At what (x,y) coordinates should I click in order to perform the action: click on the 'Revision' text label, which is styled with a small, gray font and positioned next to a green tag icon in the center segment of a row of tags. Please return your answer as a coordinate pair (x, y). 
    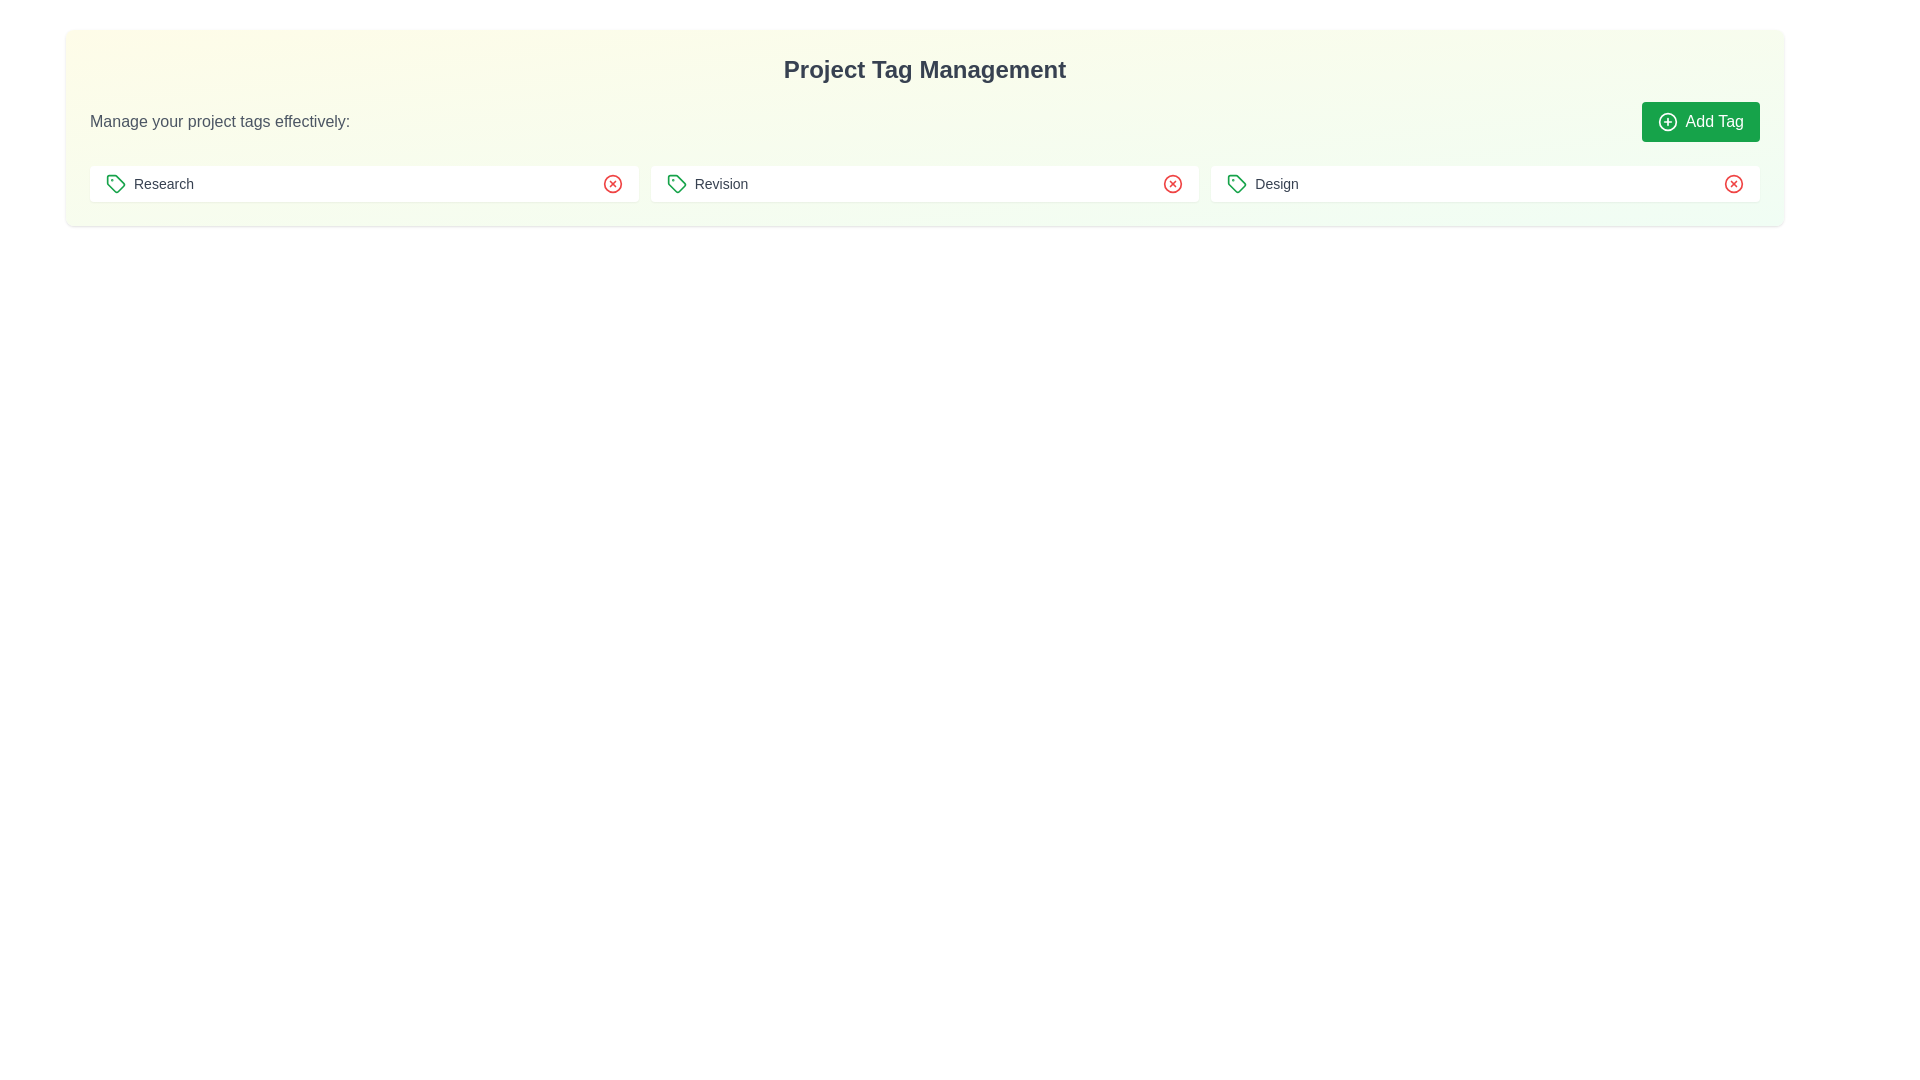
    Looking at the image, I should click on (720, 184).